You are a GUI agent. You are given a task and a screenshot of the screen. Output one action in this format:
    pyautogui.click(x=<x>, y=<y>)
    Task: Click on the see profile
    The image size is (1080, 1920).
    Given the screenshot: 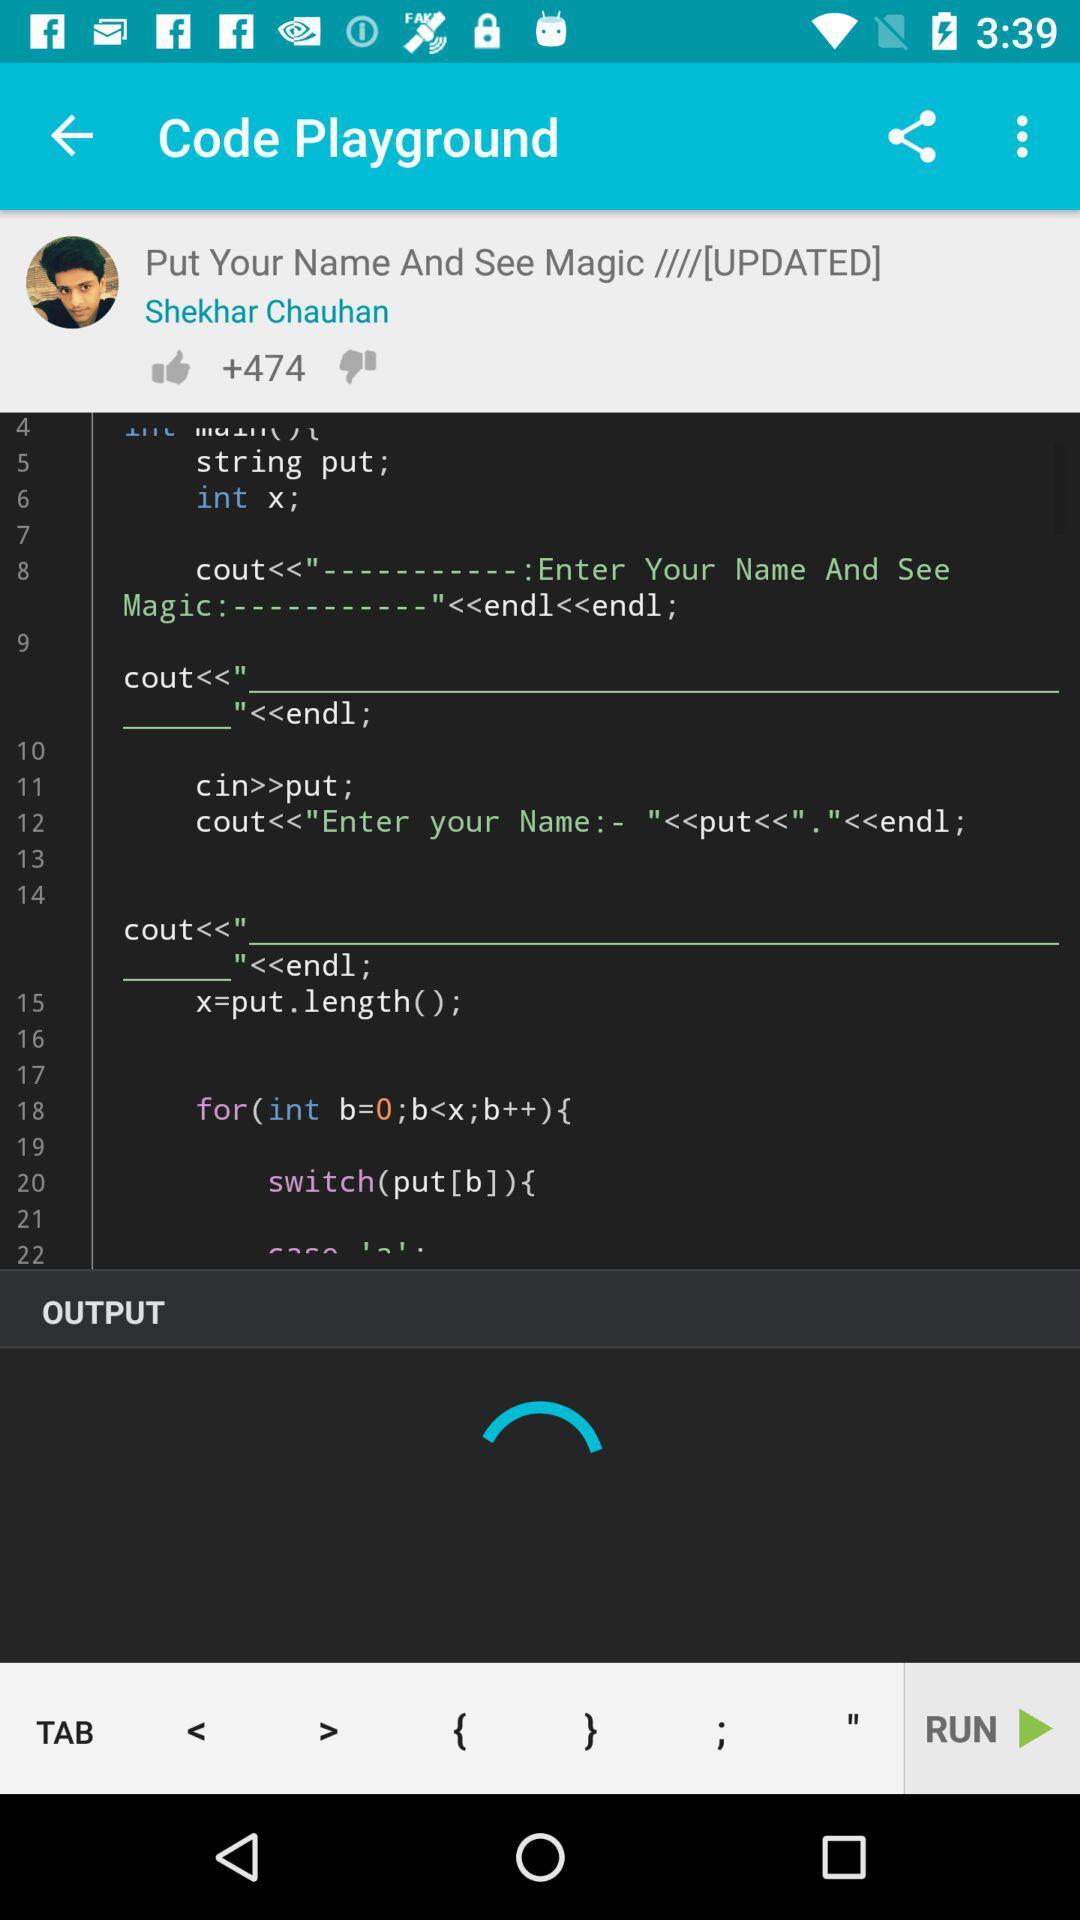 What is the action you would take?
    pyautogui.click(x=71, y=281)
    